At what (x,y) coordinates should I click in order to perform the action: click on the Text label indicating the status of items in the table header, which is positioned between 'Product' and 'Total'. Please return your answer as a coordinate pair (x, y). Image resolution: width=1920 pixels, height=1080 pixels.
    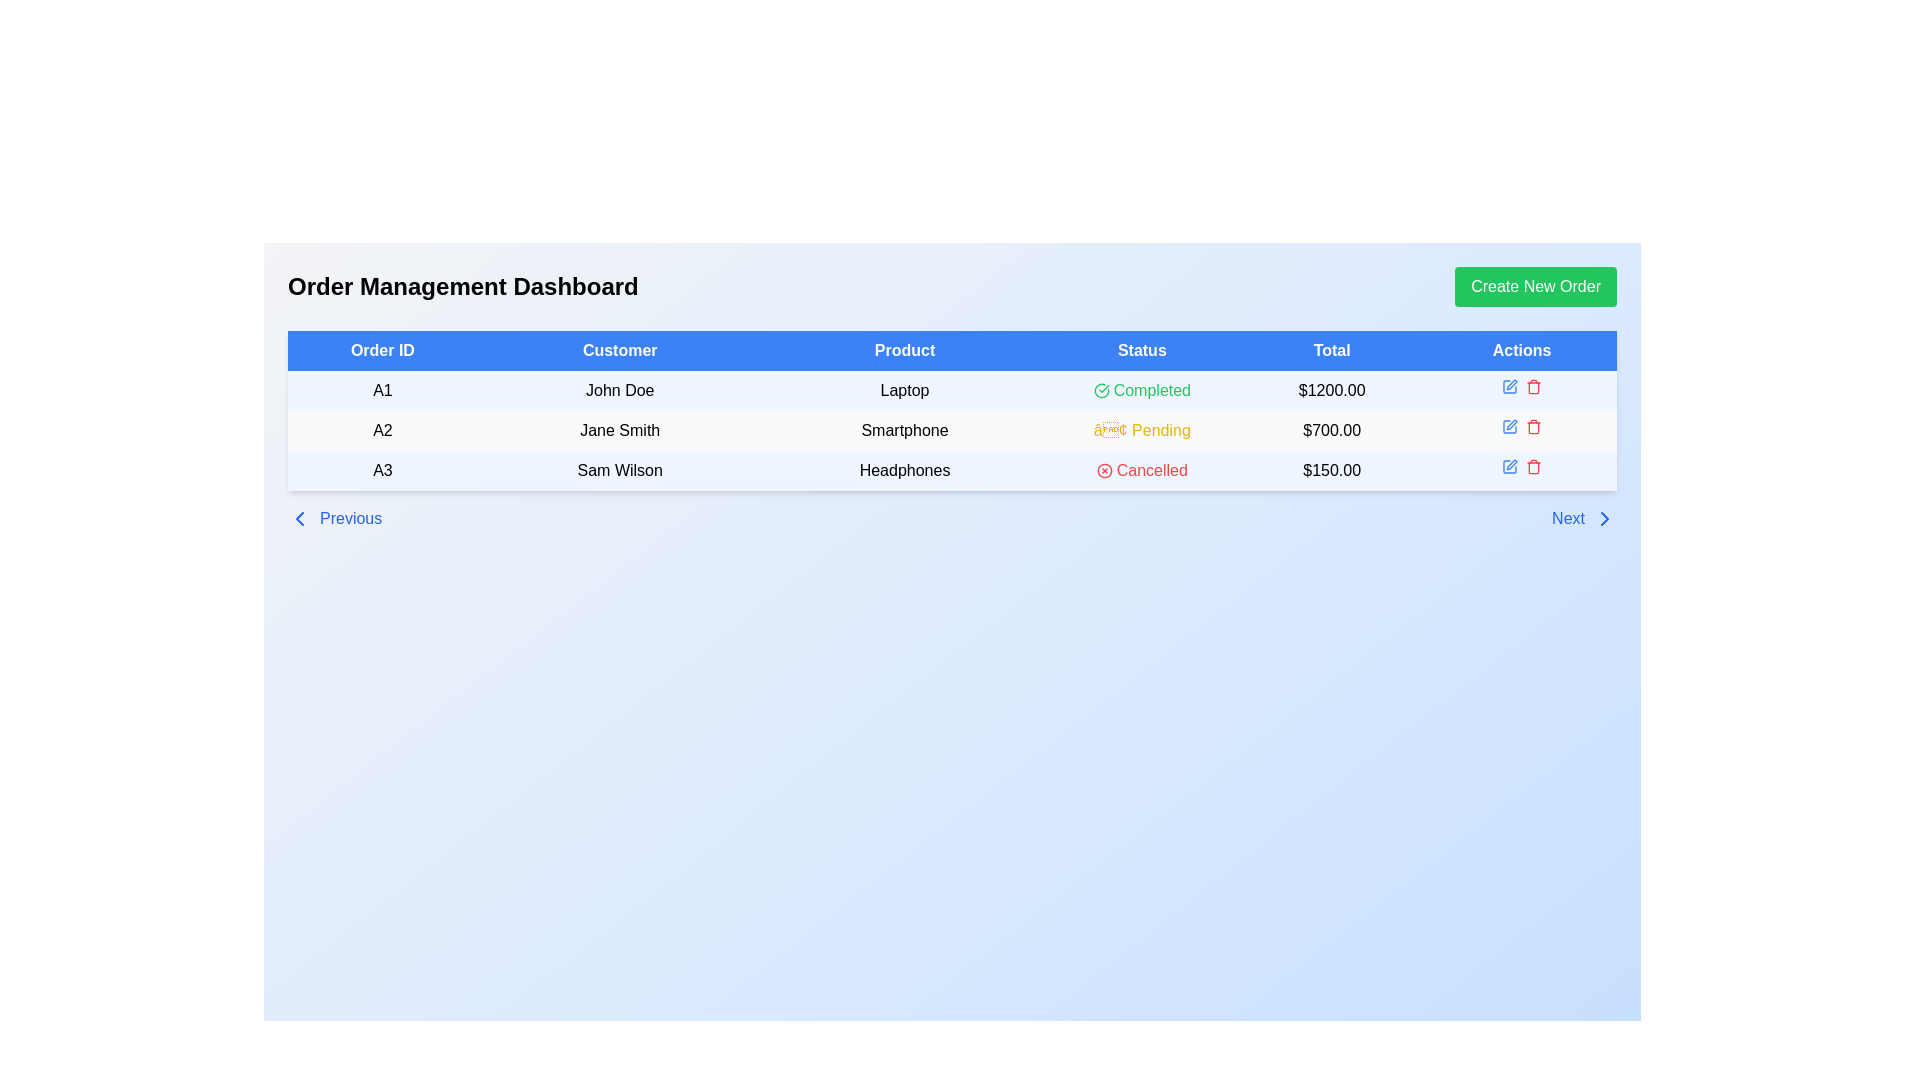
    Looking at the image, I should click on (1142, 350).